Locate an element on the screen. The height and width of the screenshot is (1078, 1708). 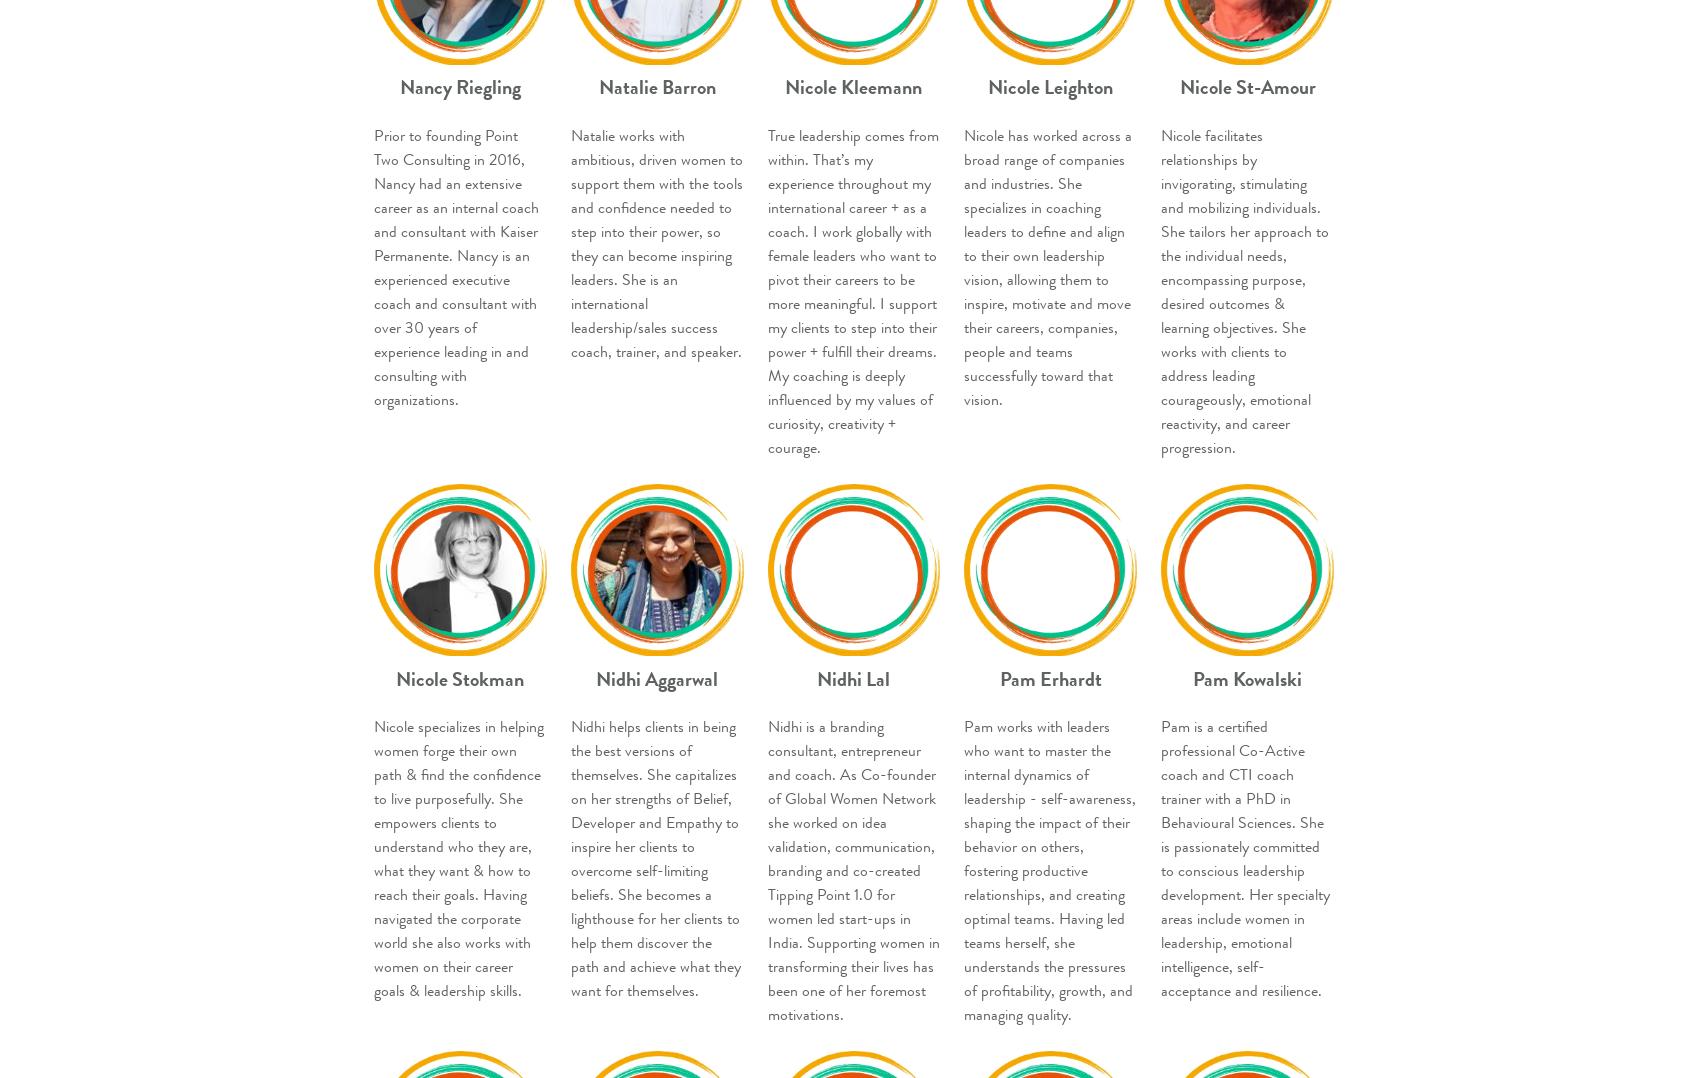
'Nidhi helps clients in being the best versions of themselves. She capitalizes on her strengths of Belief, Developer and Empathy to inspire her clients to overcome self-limiting beliefs. She becomes a lighthouse for her clients to help them discover the path and achieve what they want for themselves.' is located at coordinates (655, 857).